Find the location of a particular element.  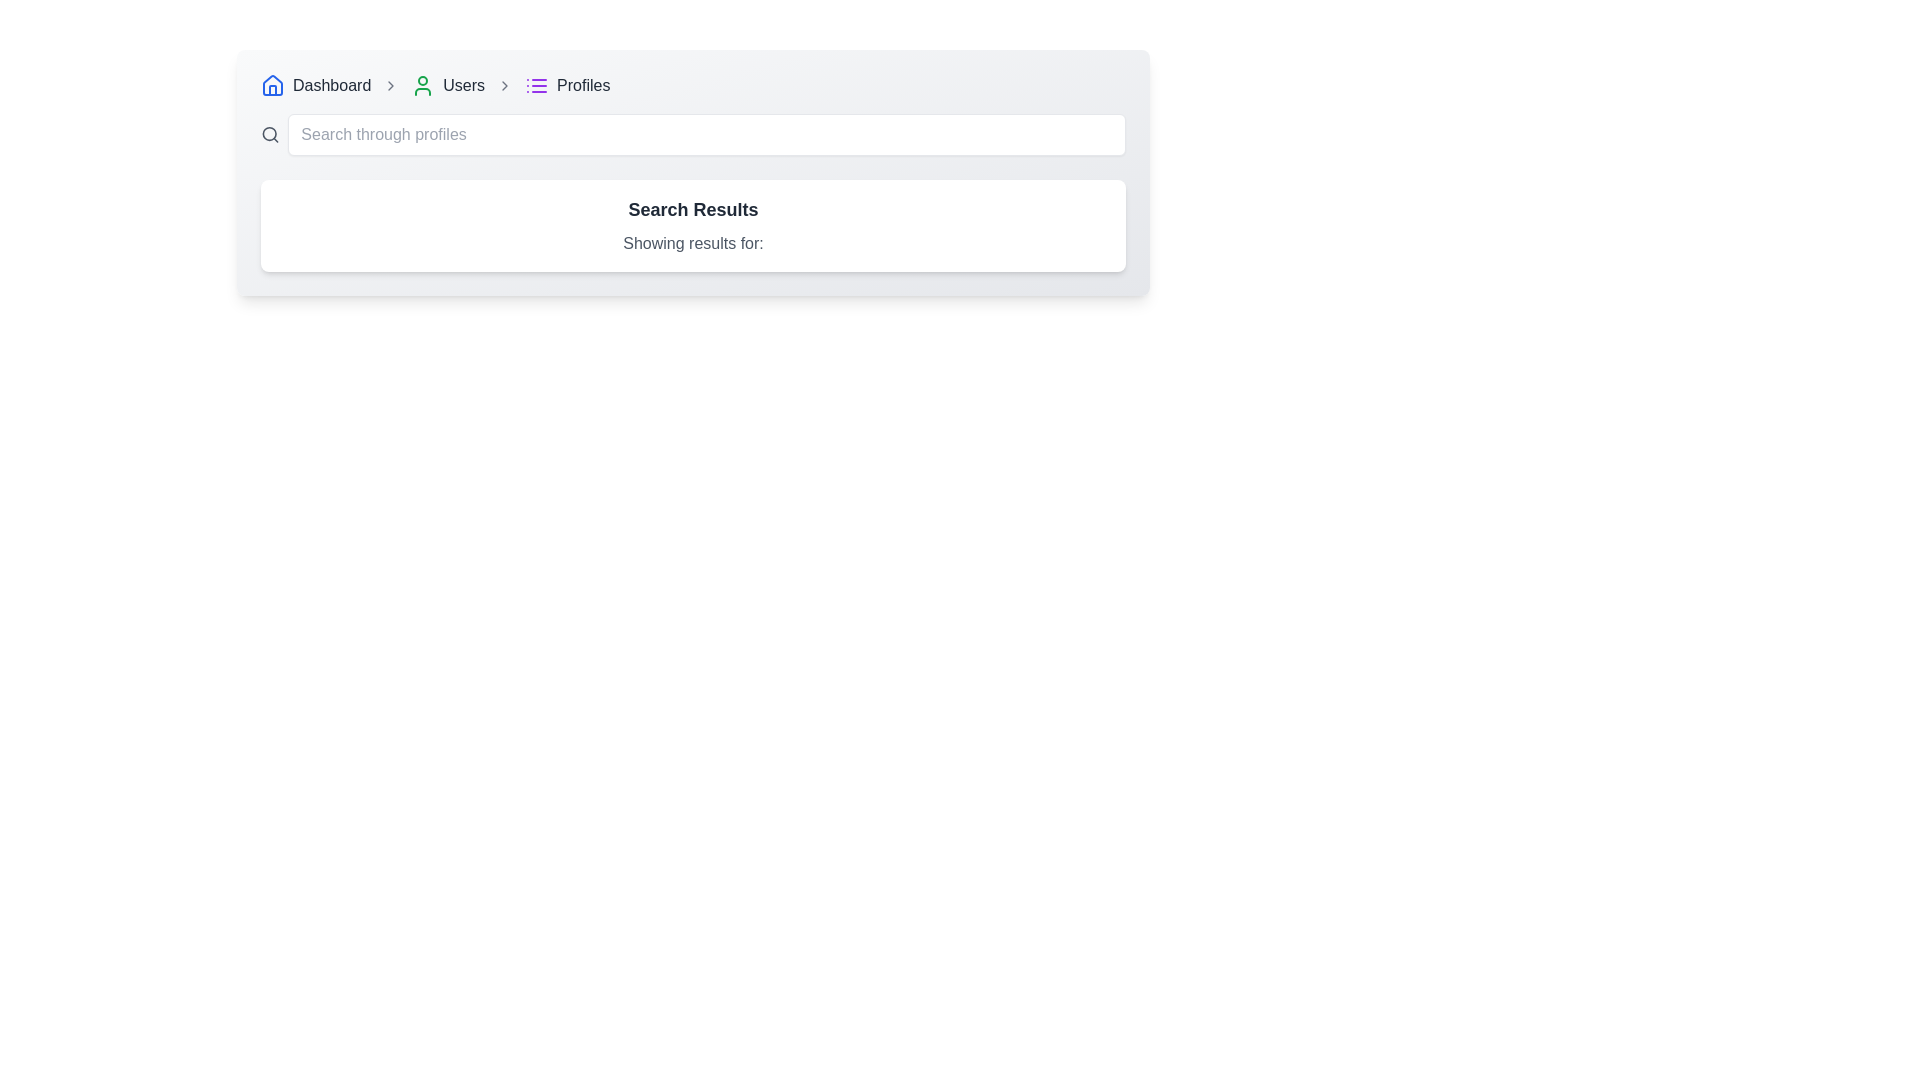

the fourth breadcrumb navigation item that allows users to jump back to the 'Profiles' section, located to the right of the 'Users' item is located at coordinates (582, 84).